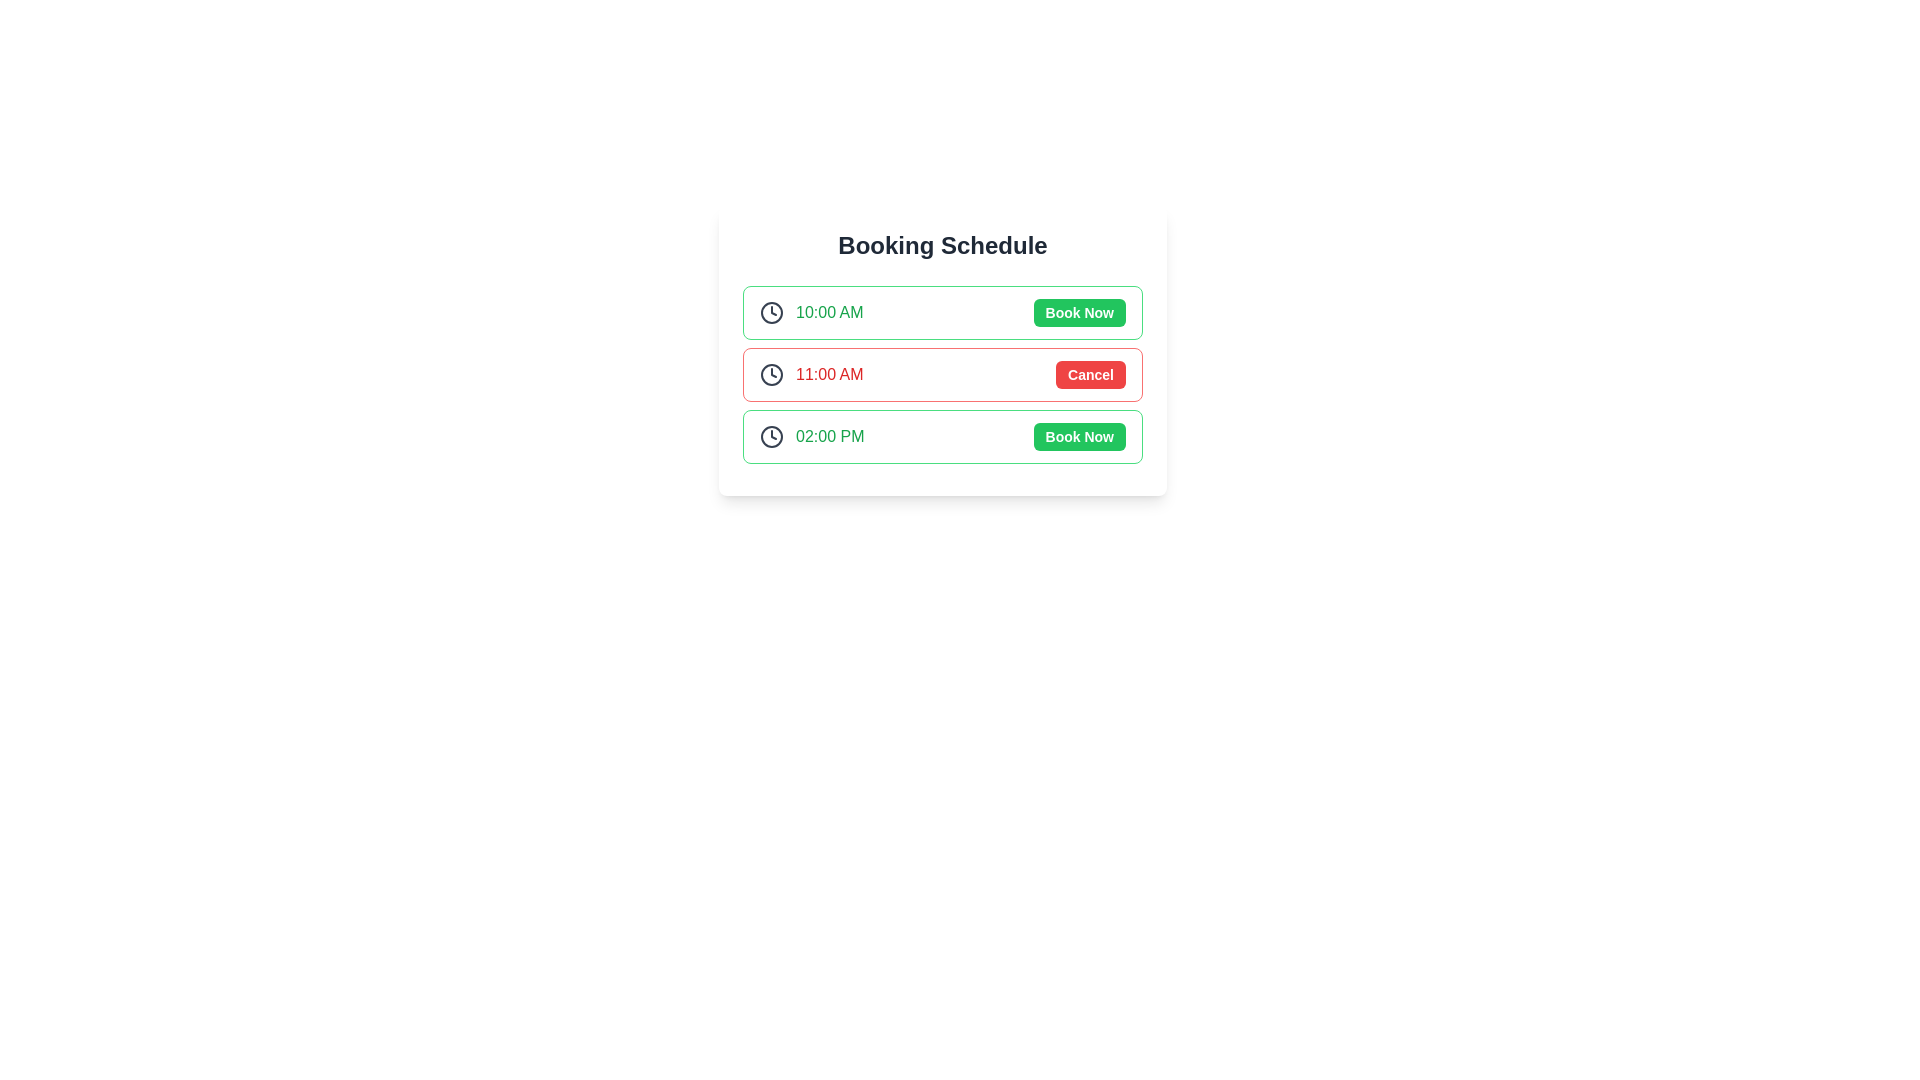 Image resolution: width=1920 pixels, height=1080 pixels. What do you see at coordinates (829, 374) in the screenshot?
I see `the text label displaying '11:00 AM' in bold red font, located in the middle row of the schedule list, positioned between '10:00 AM' and '02:00 PM'` at bounding box center [829, 374].